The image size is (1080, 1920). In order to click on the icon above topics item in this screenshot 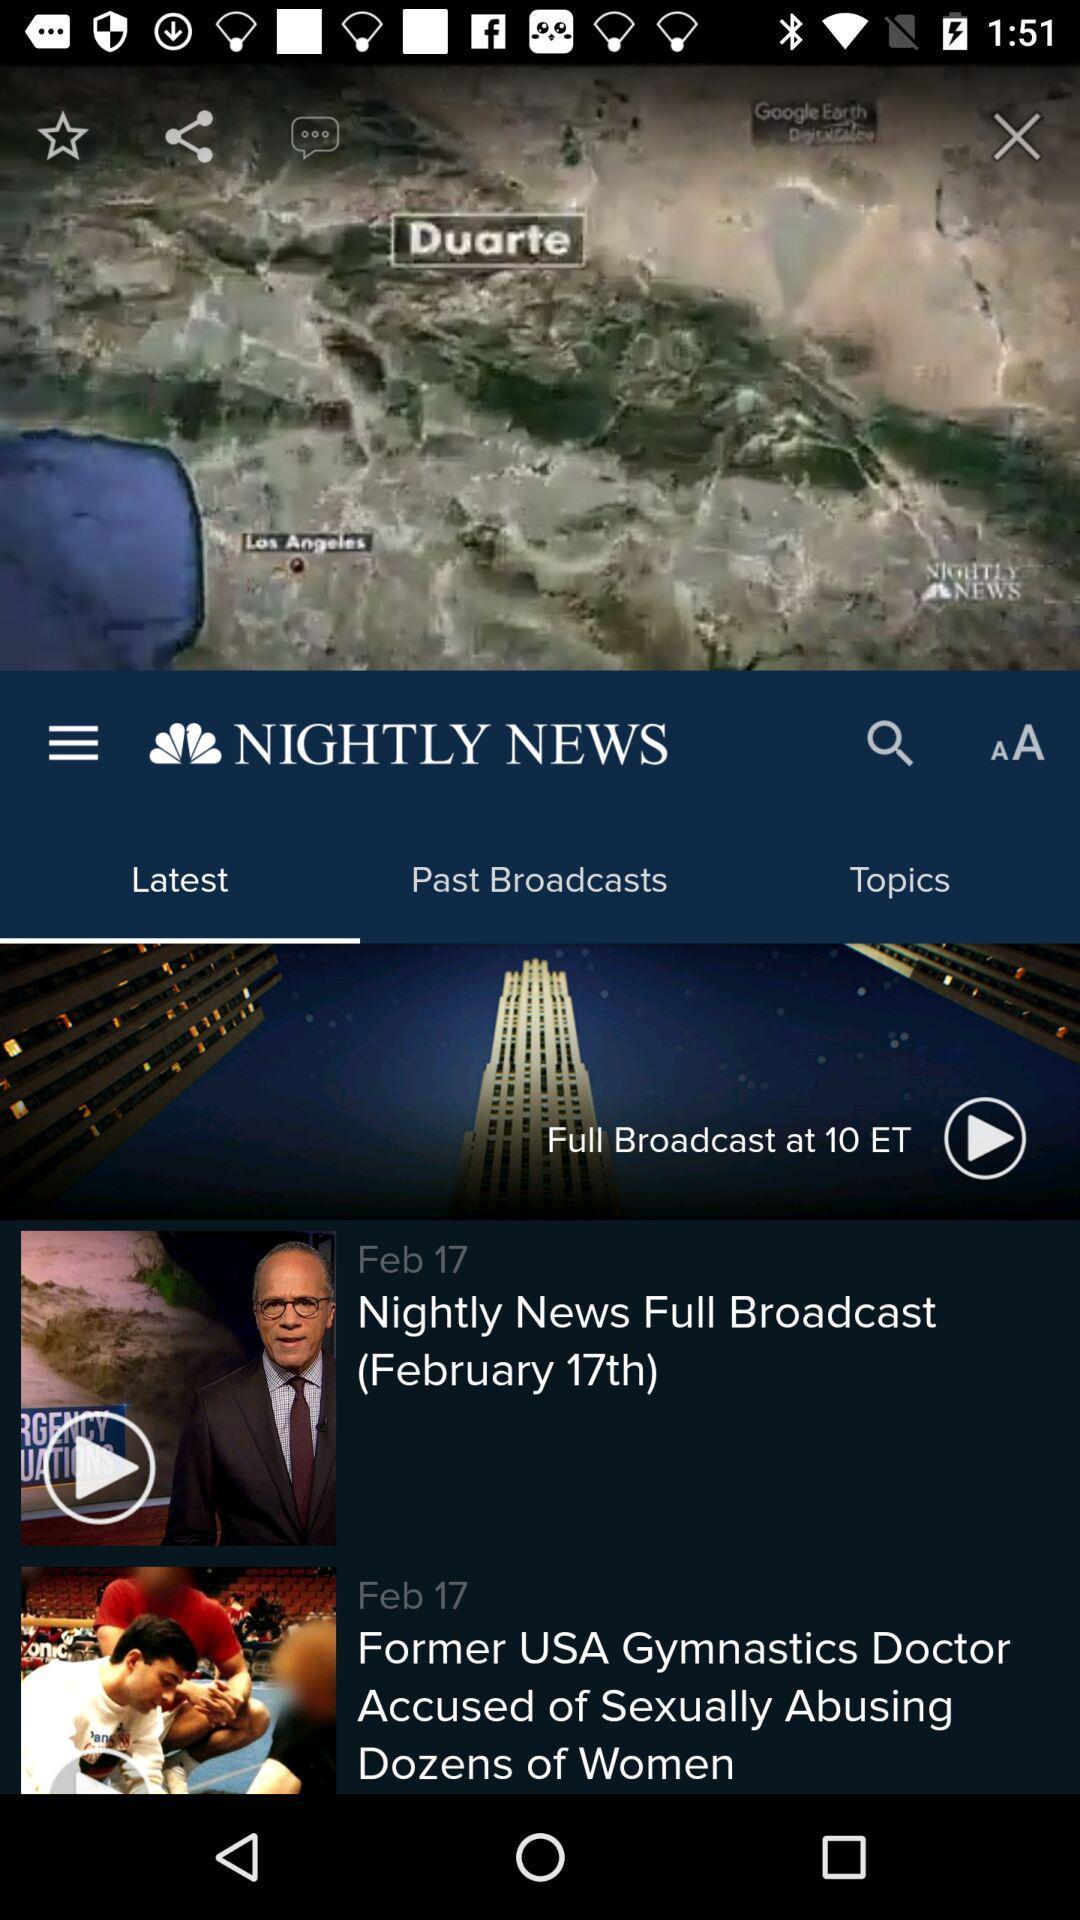, I will do `click(890, 743)`.